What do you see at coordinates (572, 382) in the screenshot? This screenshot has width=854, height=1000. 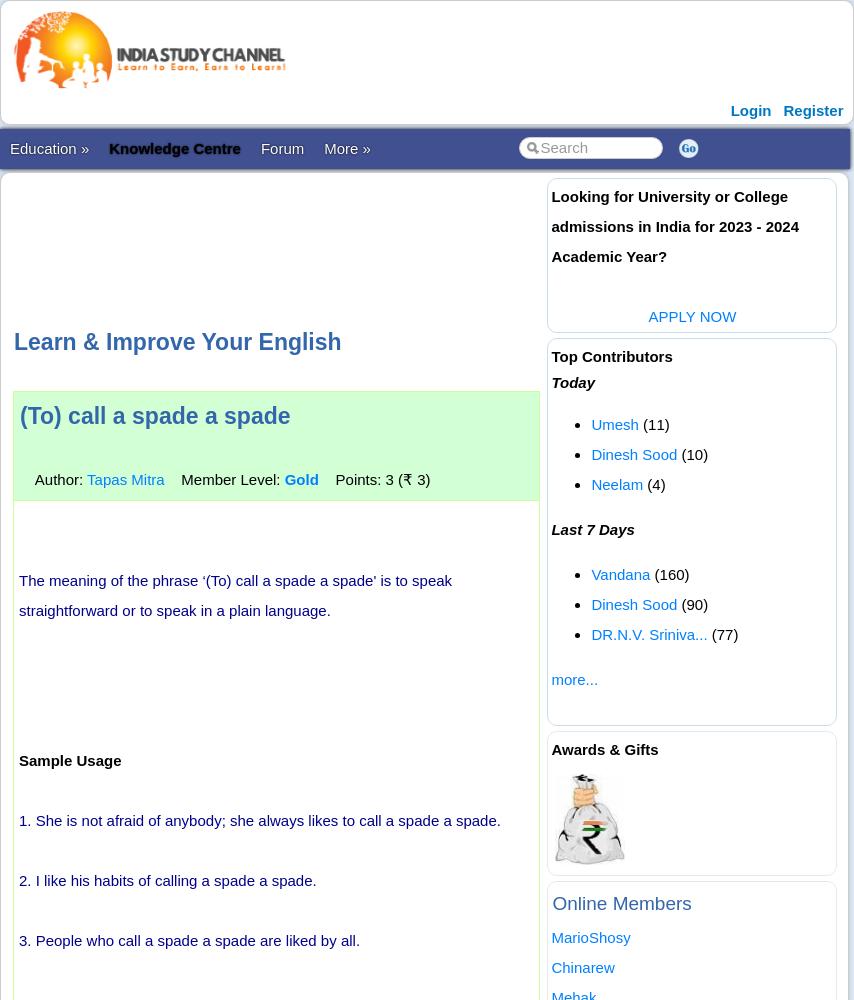 I see `'Today'` at bounding box center [572, 382].